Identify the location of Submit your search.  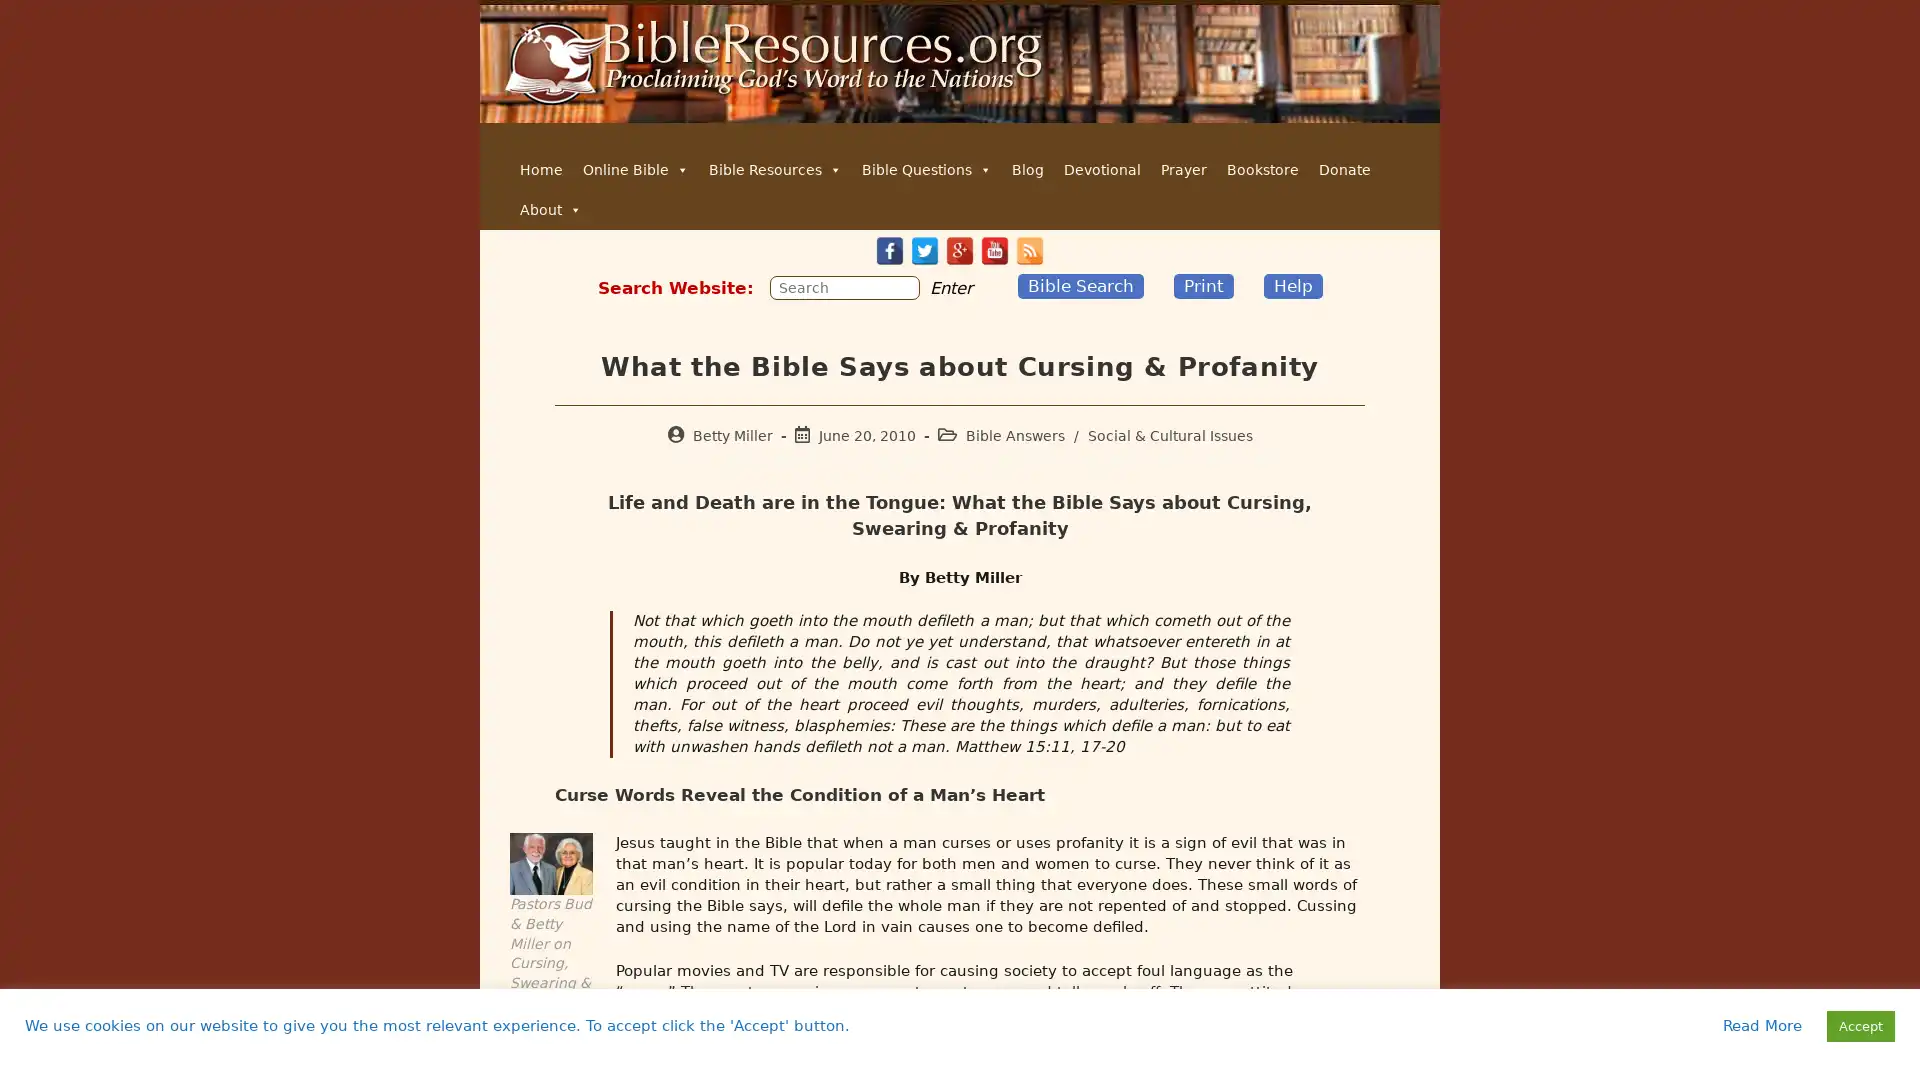
(897, 286).